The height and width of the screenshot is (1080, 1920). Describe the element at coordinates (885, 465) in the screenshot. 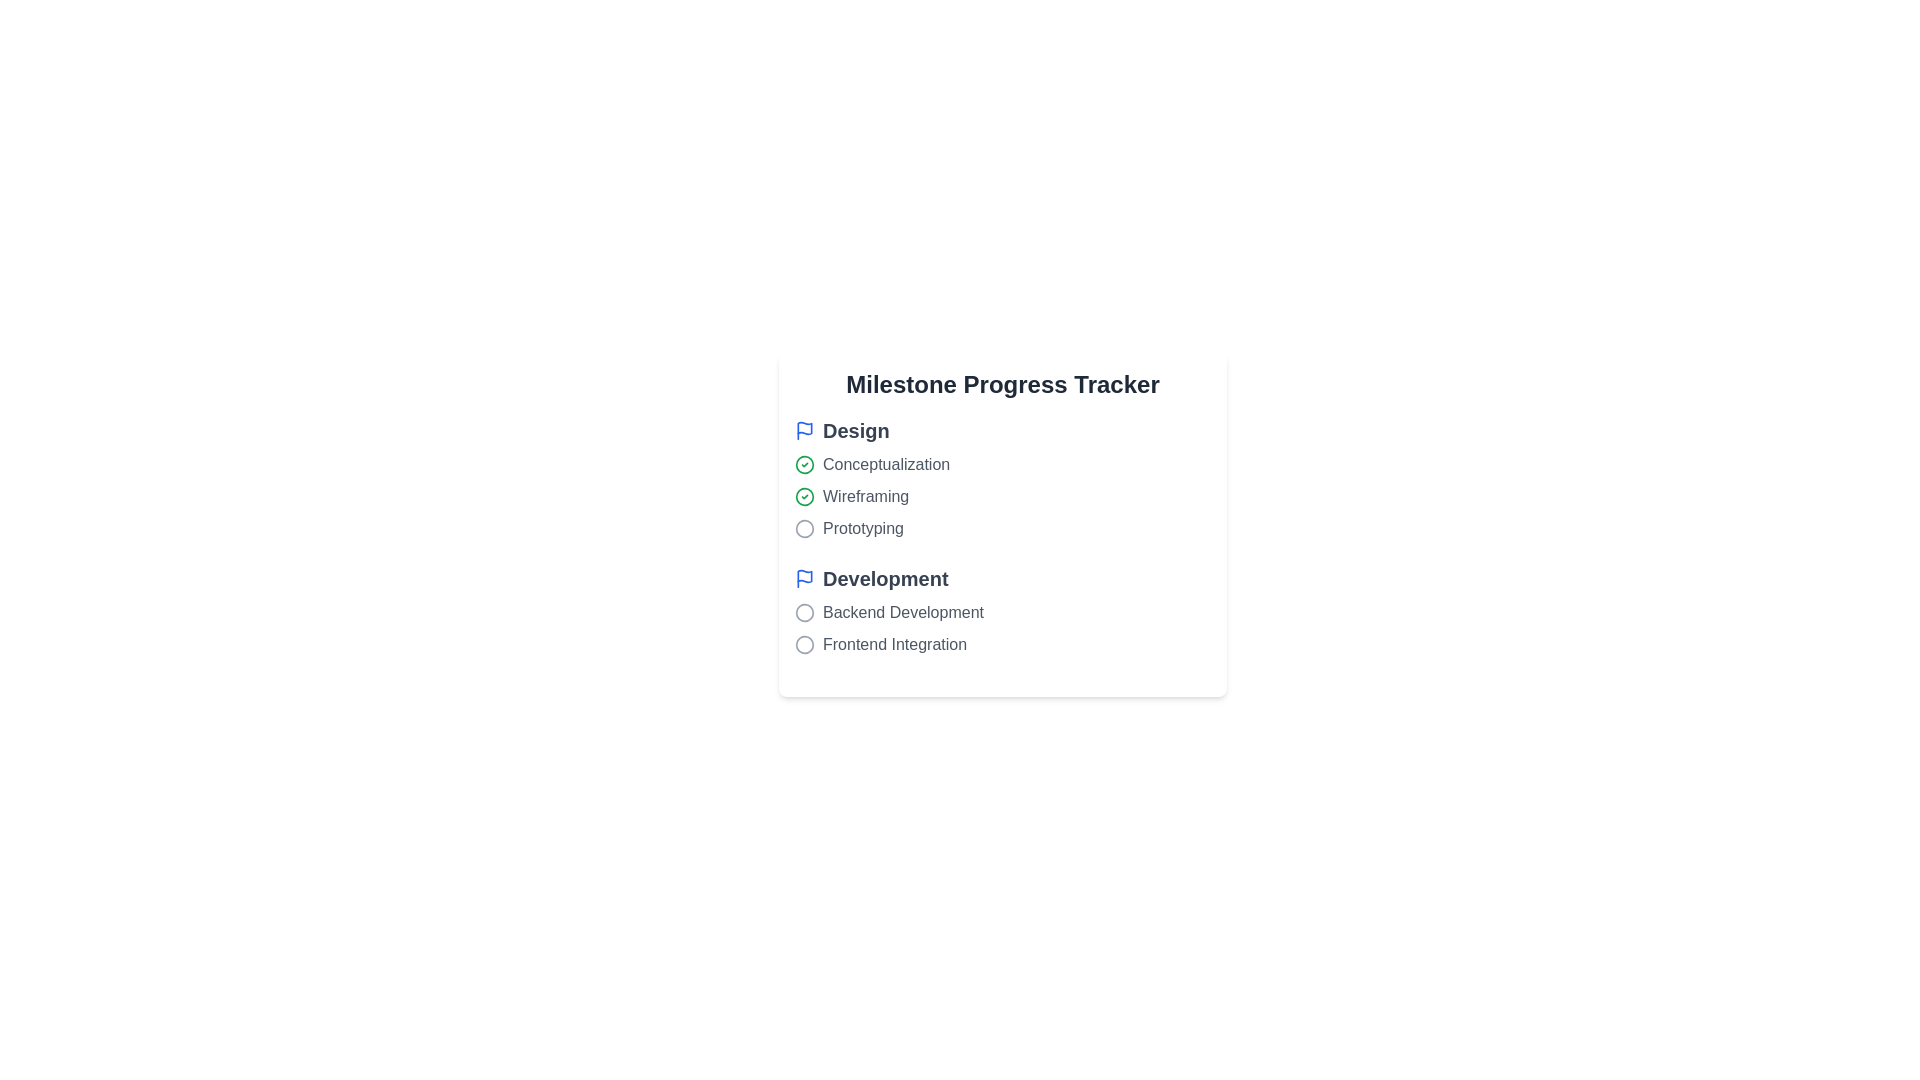

I see `the Text Label indicating the progress step 'Conceptualization' in the 'Design' category, which is positioned below a green checkmark icon and is the second item in the progress tracker` at that location.